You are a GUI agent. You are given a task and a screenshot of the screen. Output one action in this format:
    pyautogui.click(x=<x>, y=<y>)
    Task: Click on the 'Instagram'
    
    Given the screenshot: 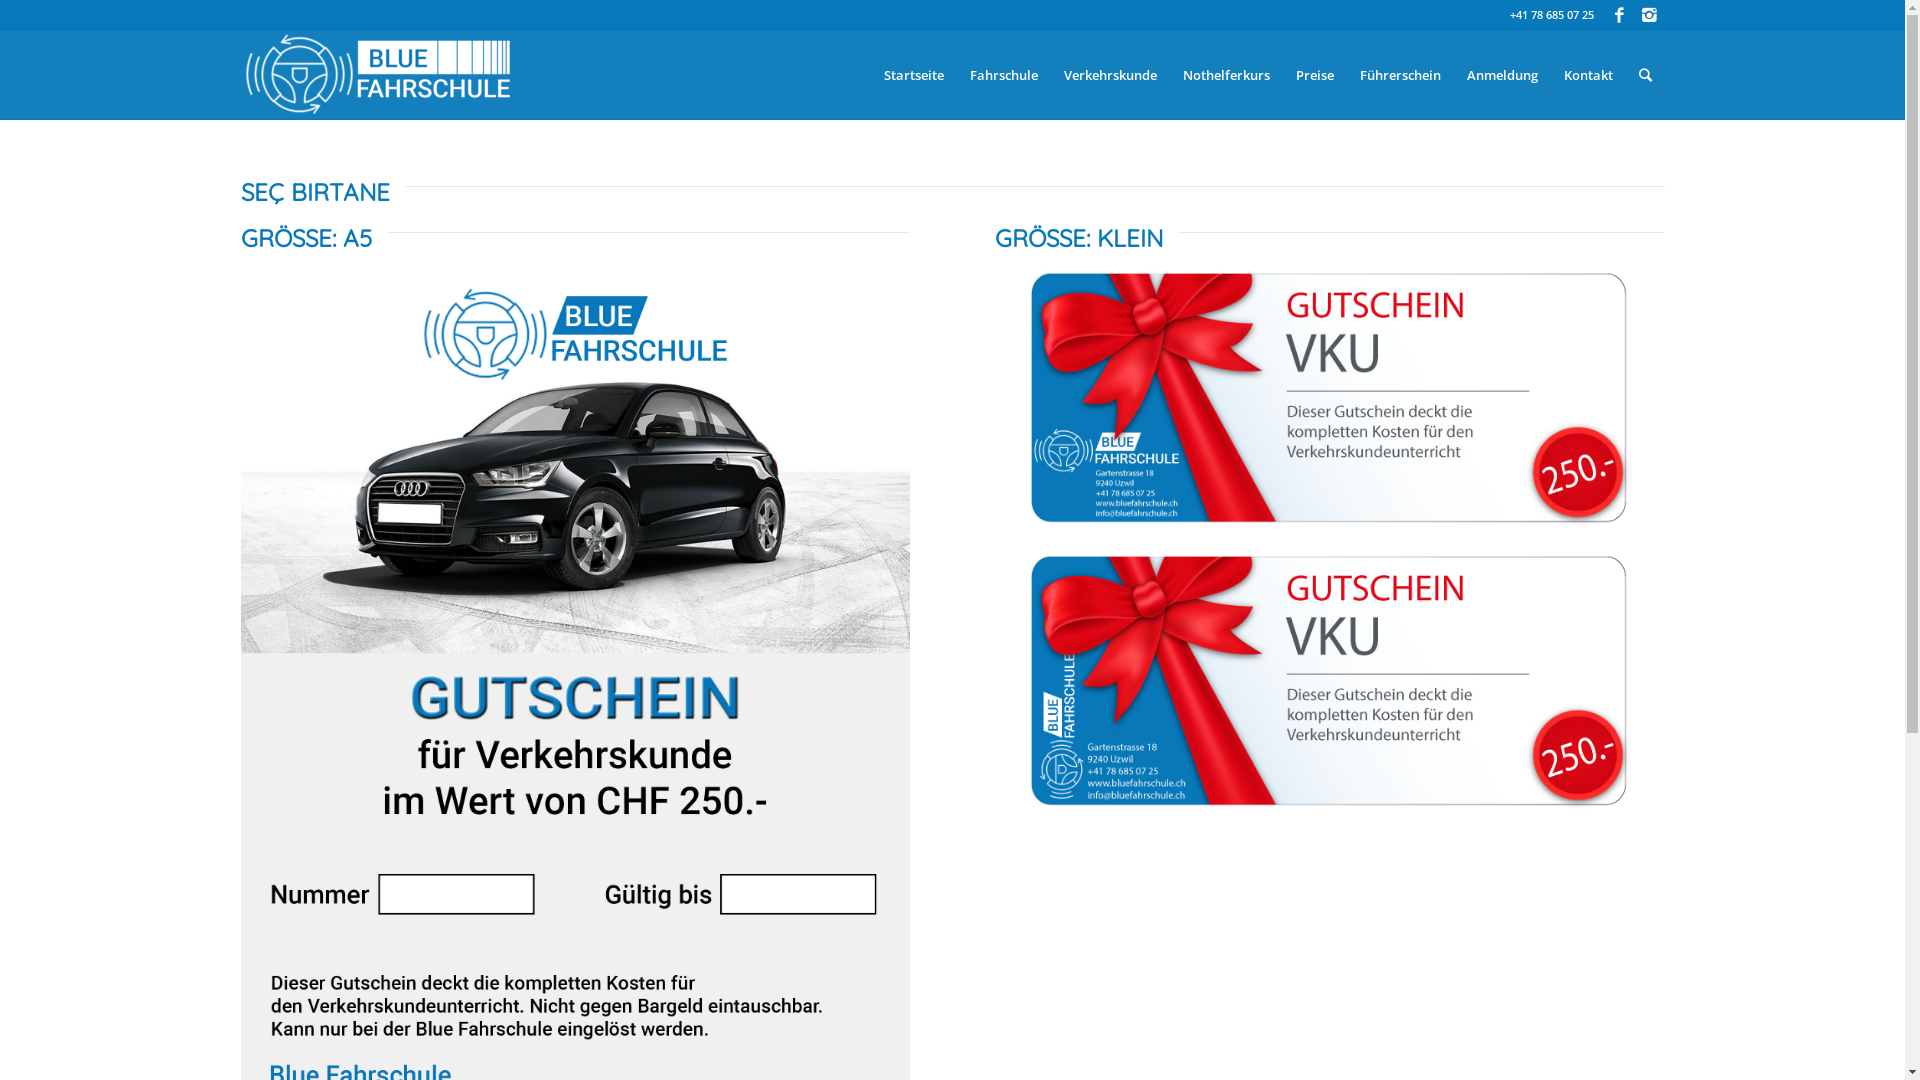 What is the action you would take?
    pyautogui.click(x=1649, y=15)
    